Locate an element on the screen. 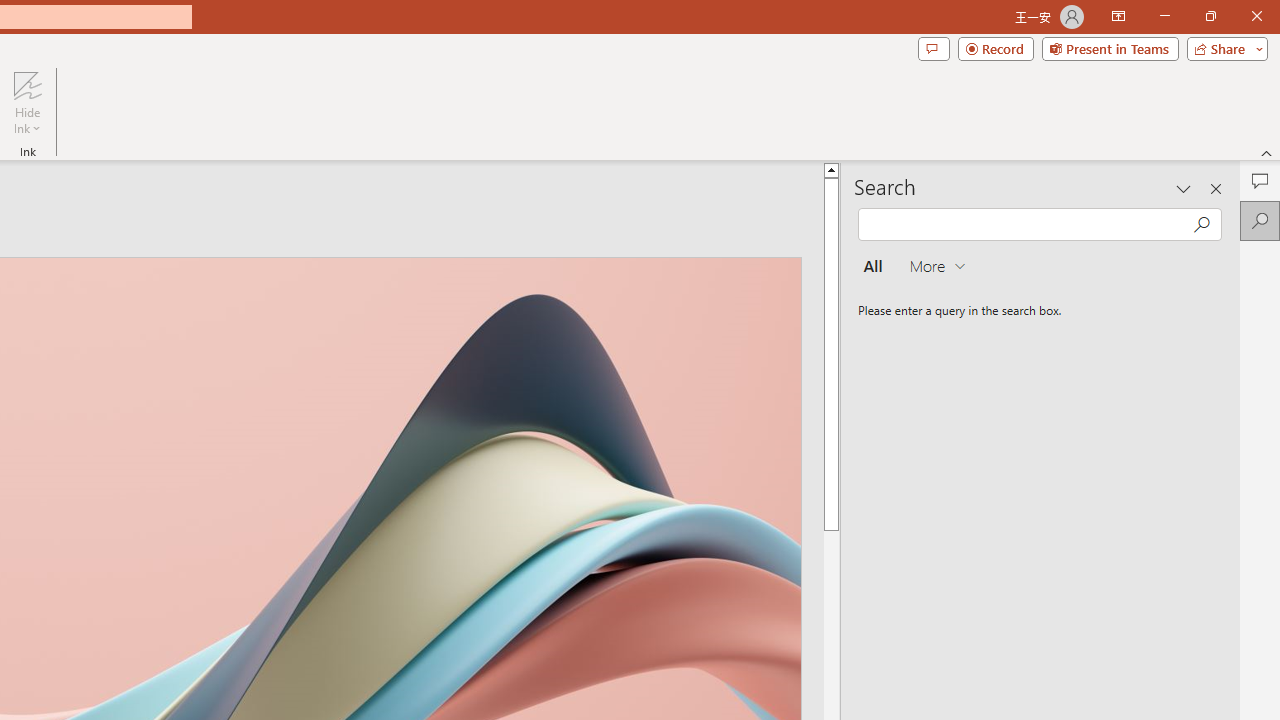 Image resolution: width=1280 pixels, height=720 pixels. 'Hide Ink' is located at coordinates (27, 84).